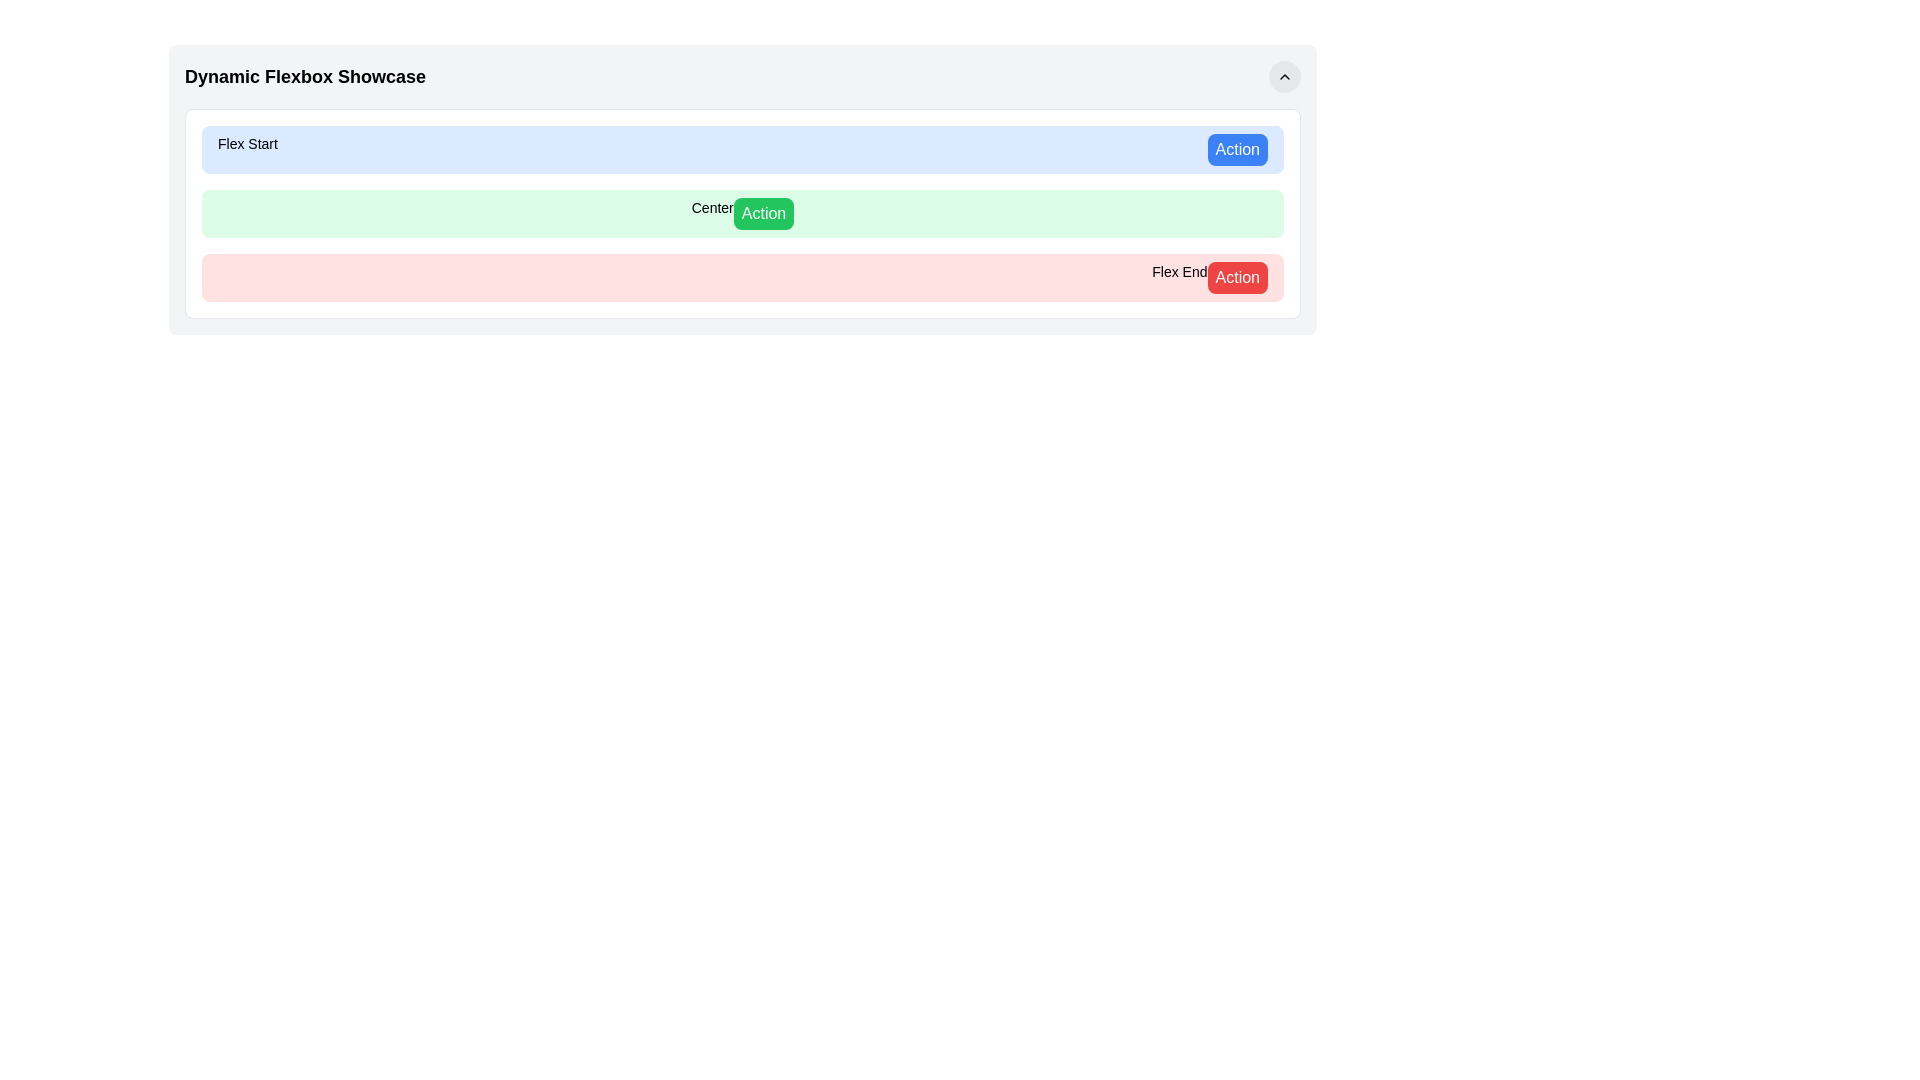 This screenshot has width=1920, height=1080. What do you see at coordinates (1285, 76) in the screenshot?
I see `the chevron icon in the top-right corner of the application interface, which is part of a circular button and adjacent to the 'Dynamic Flexbox Showcase' header bar` at bounding box center [1285, 76].